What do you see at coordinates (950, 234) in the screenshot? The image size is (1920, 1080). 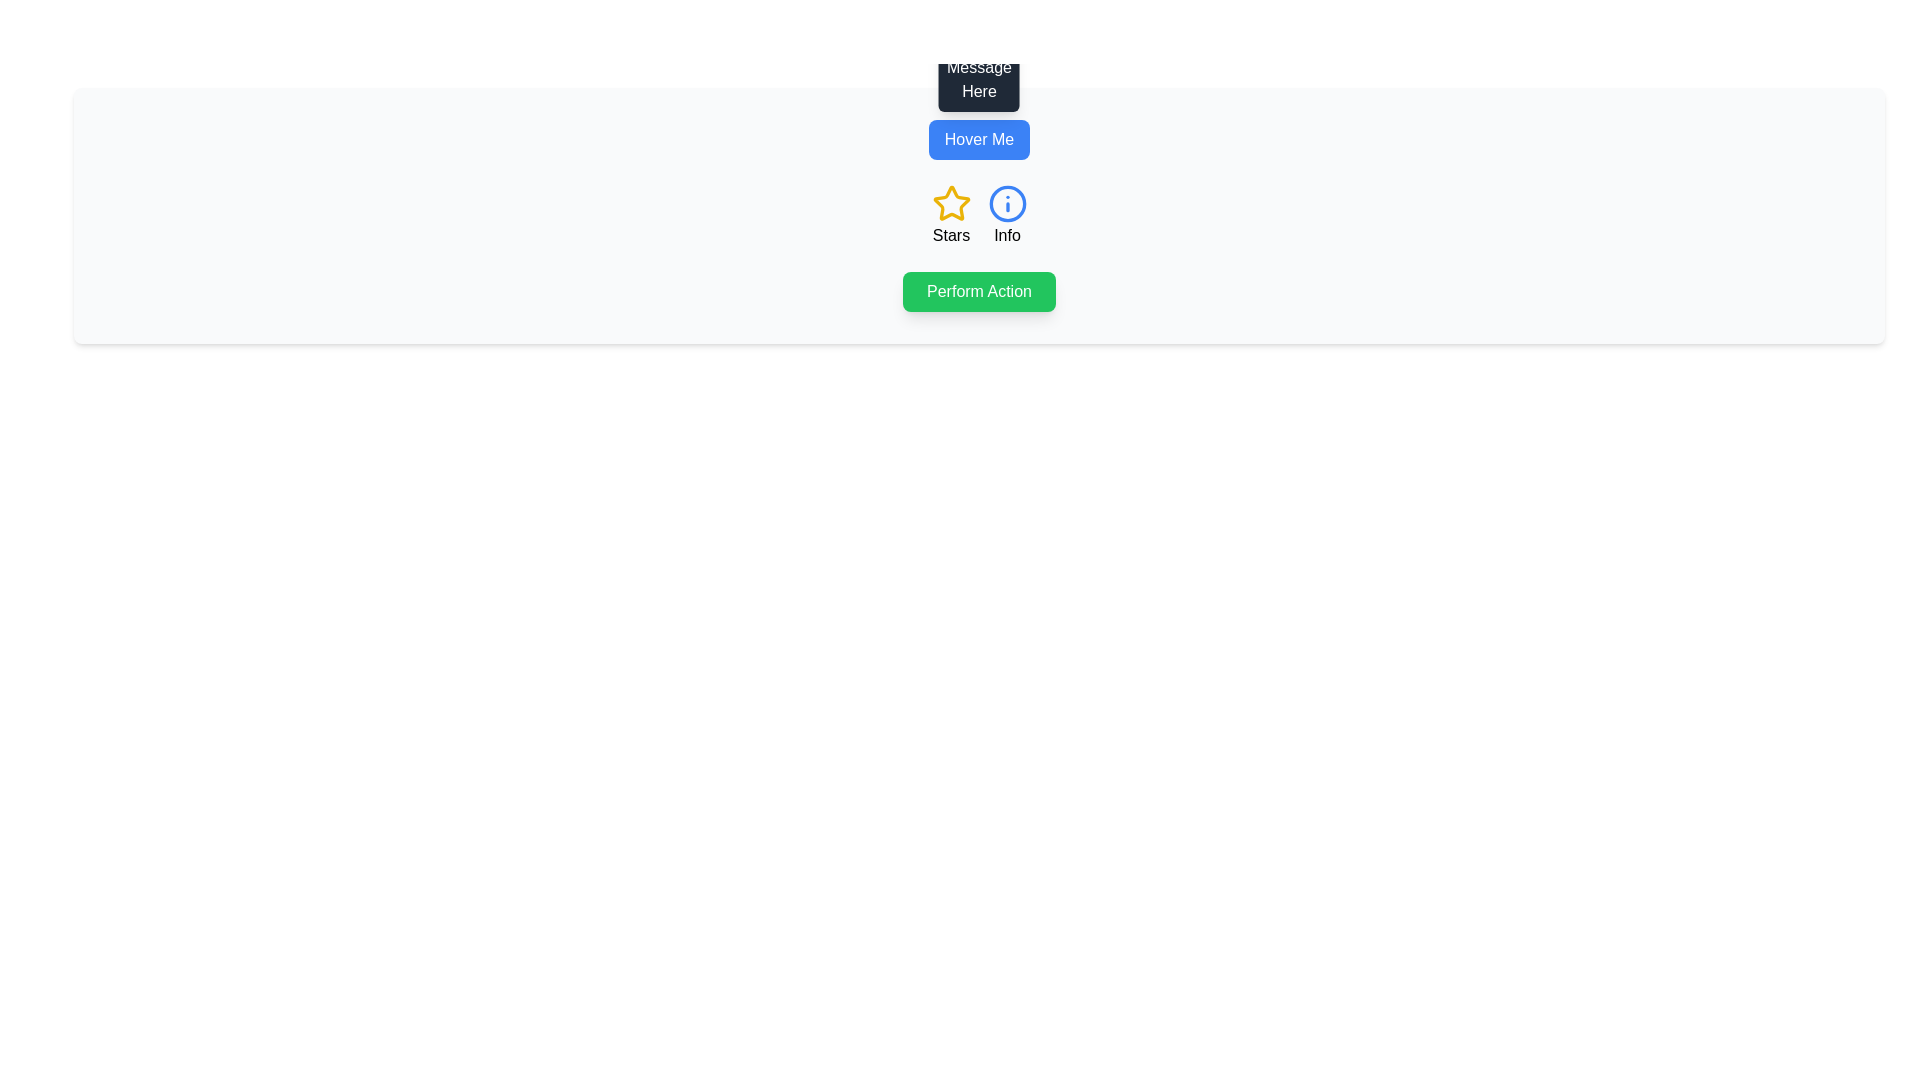 I see `the 'Stars' text label, which is black on a white background and positioned beneath a star icon in a vertical stack of elements` at bounding box center [950, 234].